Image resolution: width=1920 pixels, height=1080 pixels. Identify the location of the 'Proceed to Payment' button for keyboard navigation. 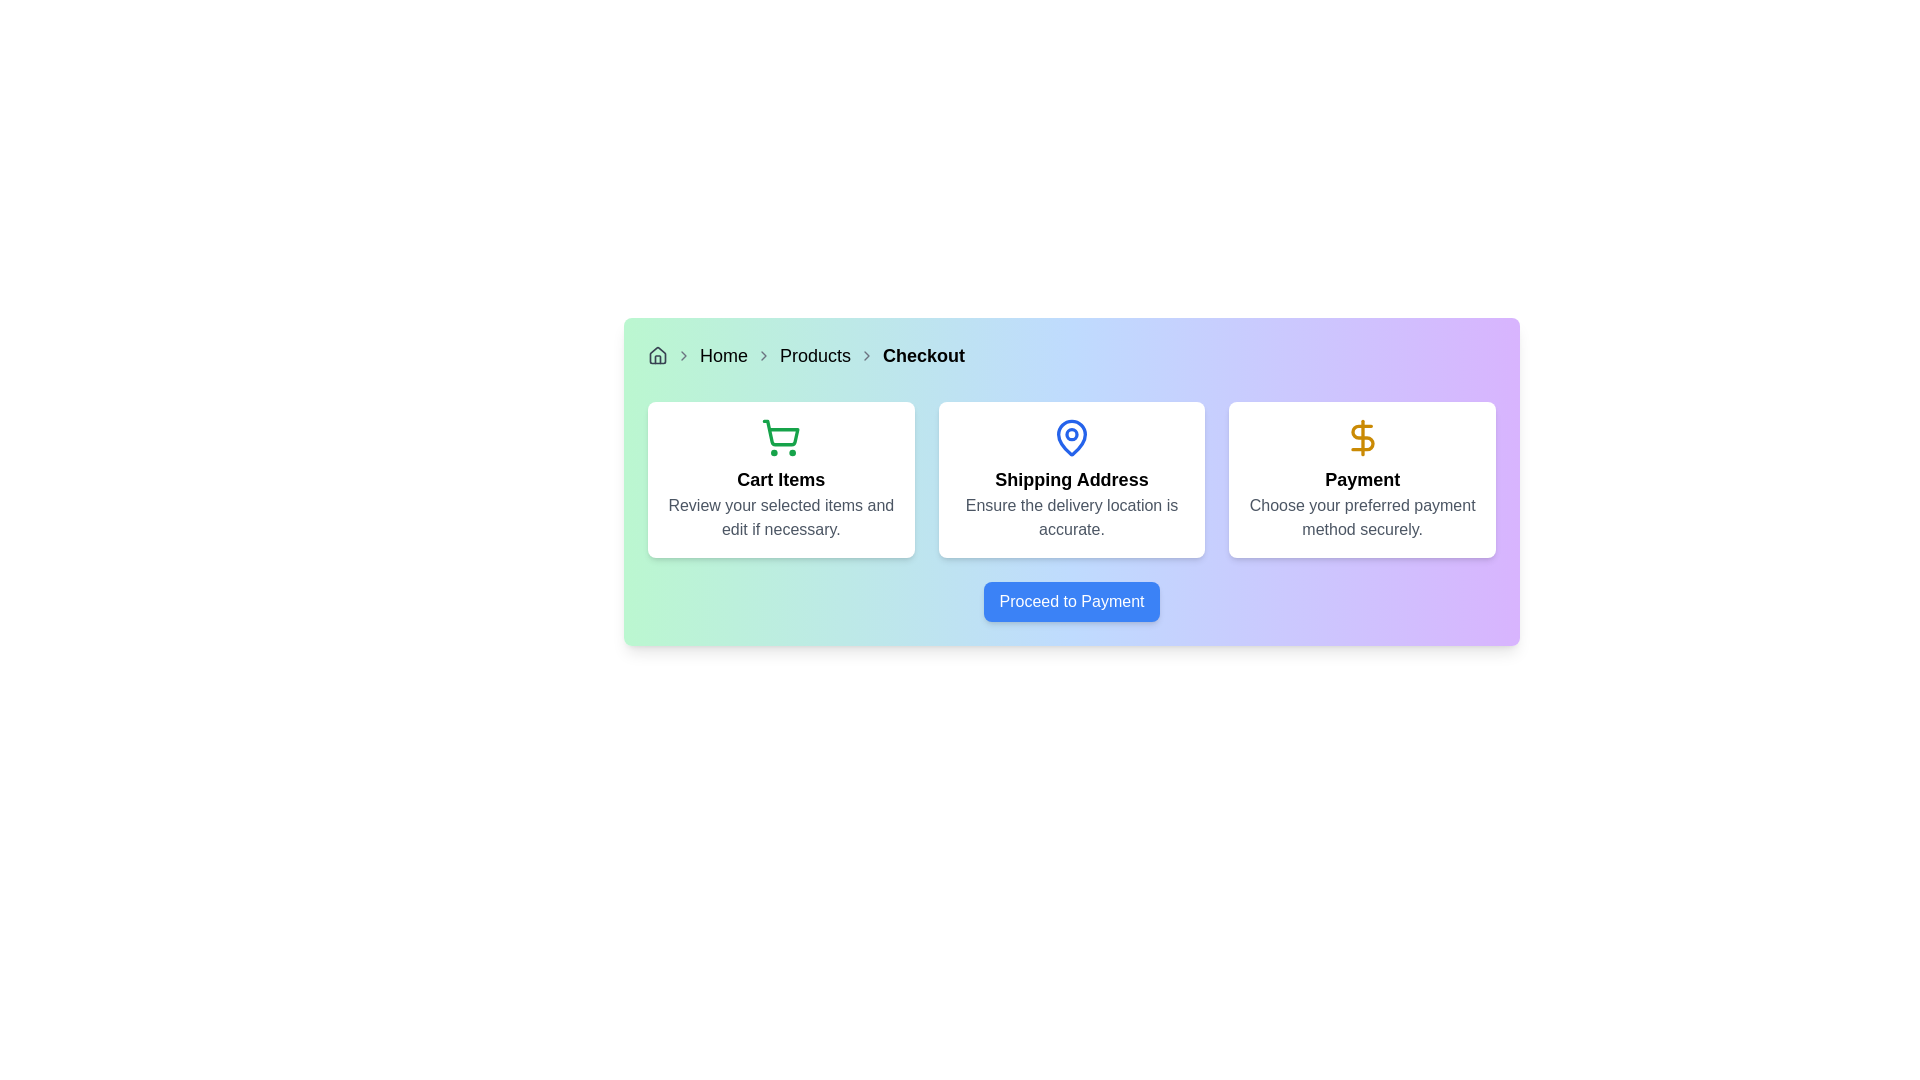
(1070, 600).